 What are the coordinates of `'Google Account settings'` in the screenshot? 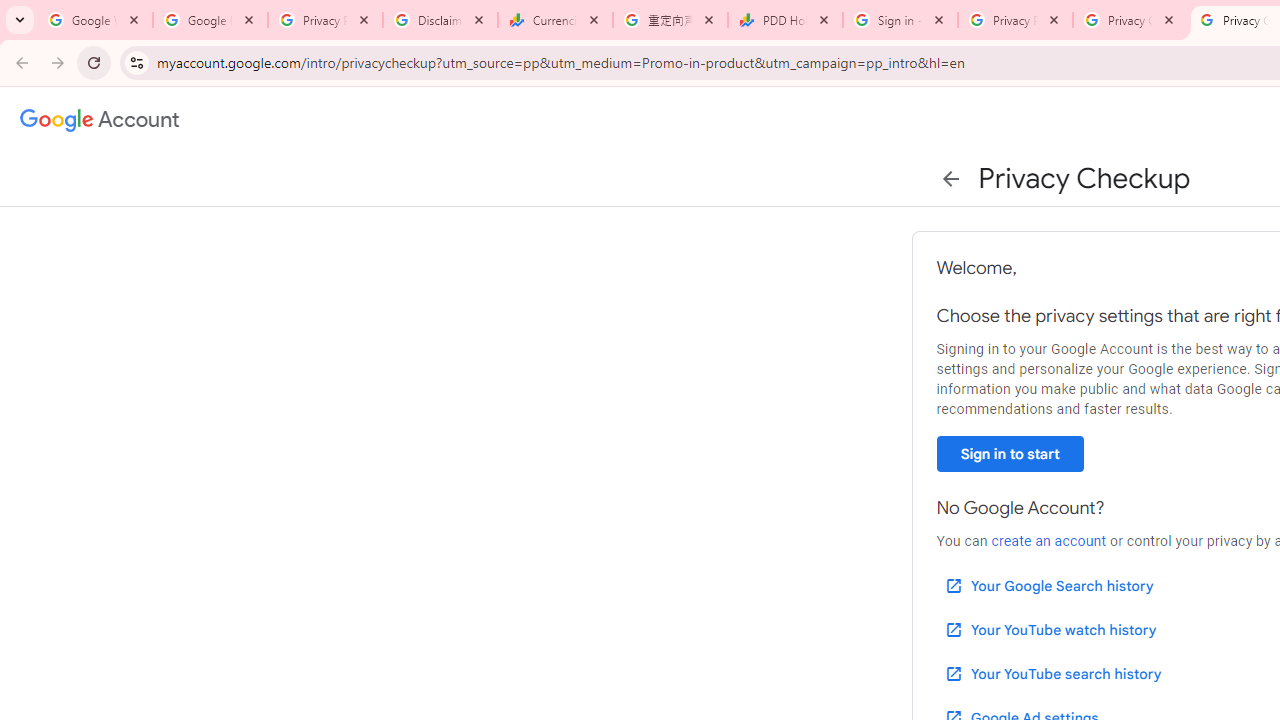 It's located at (99, 120).